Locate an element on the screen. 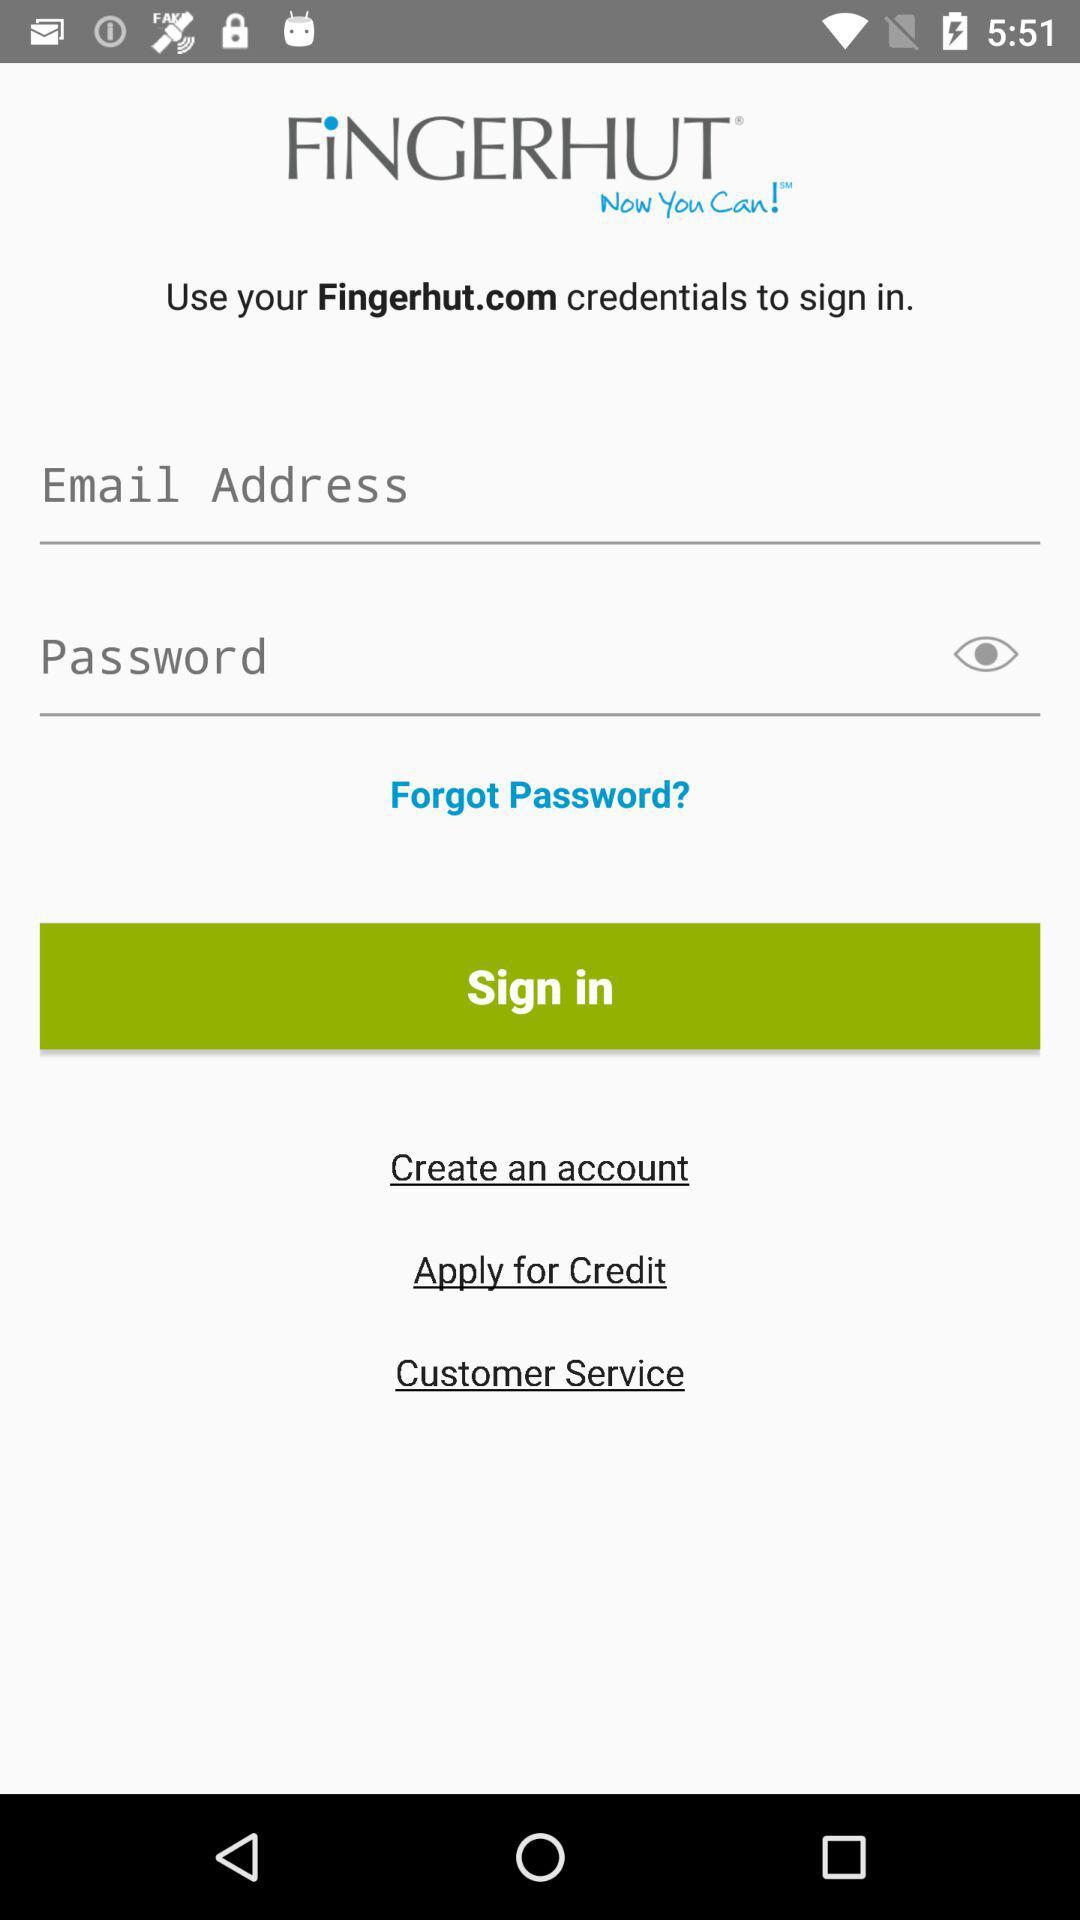  the forgot password? is located at coordinates (540, 792).